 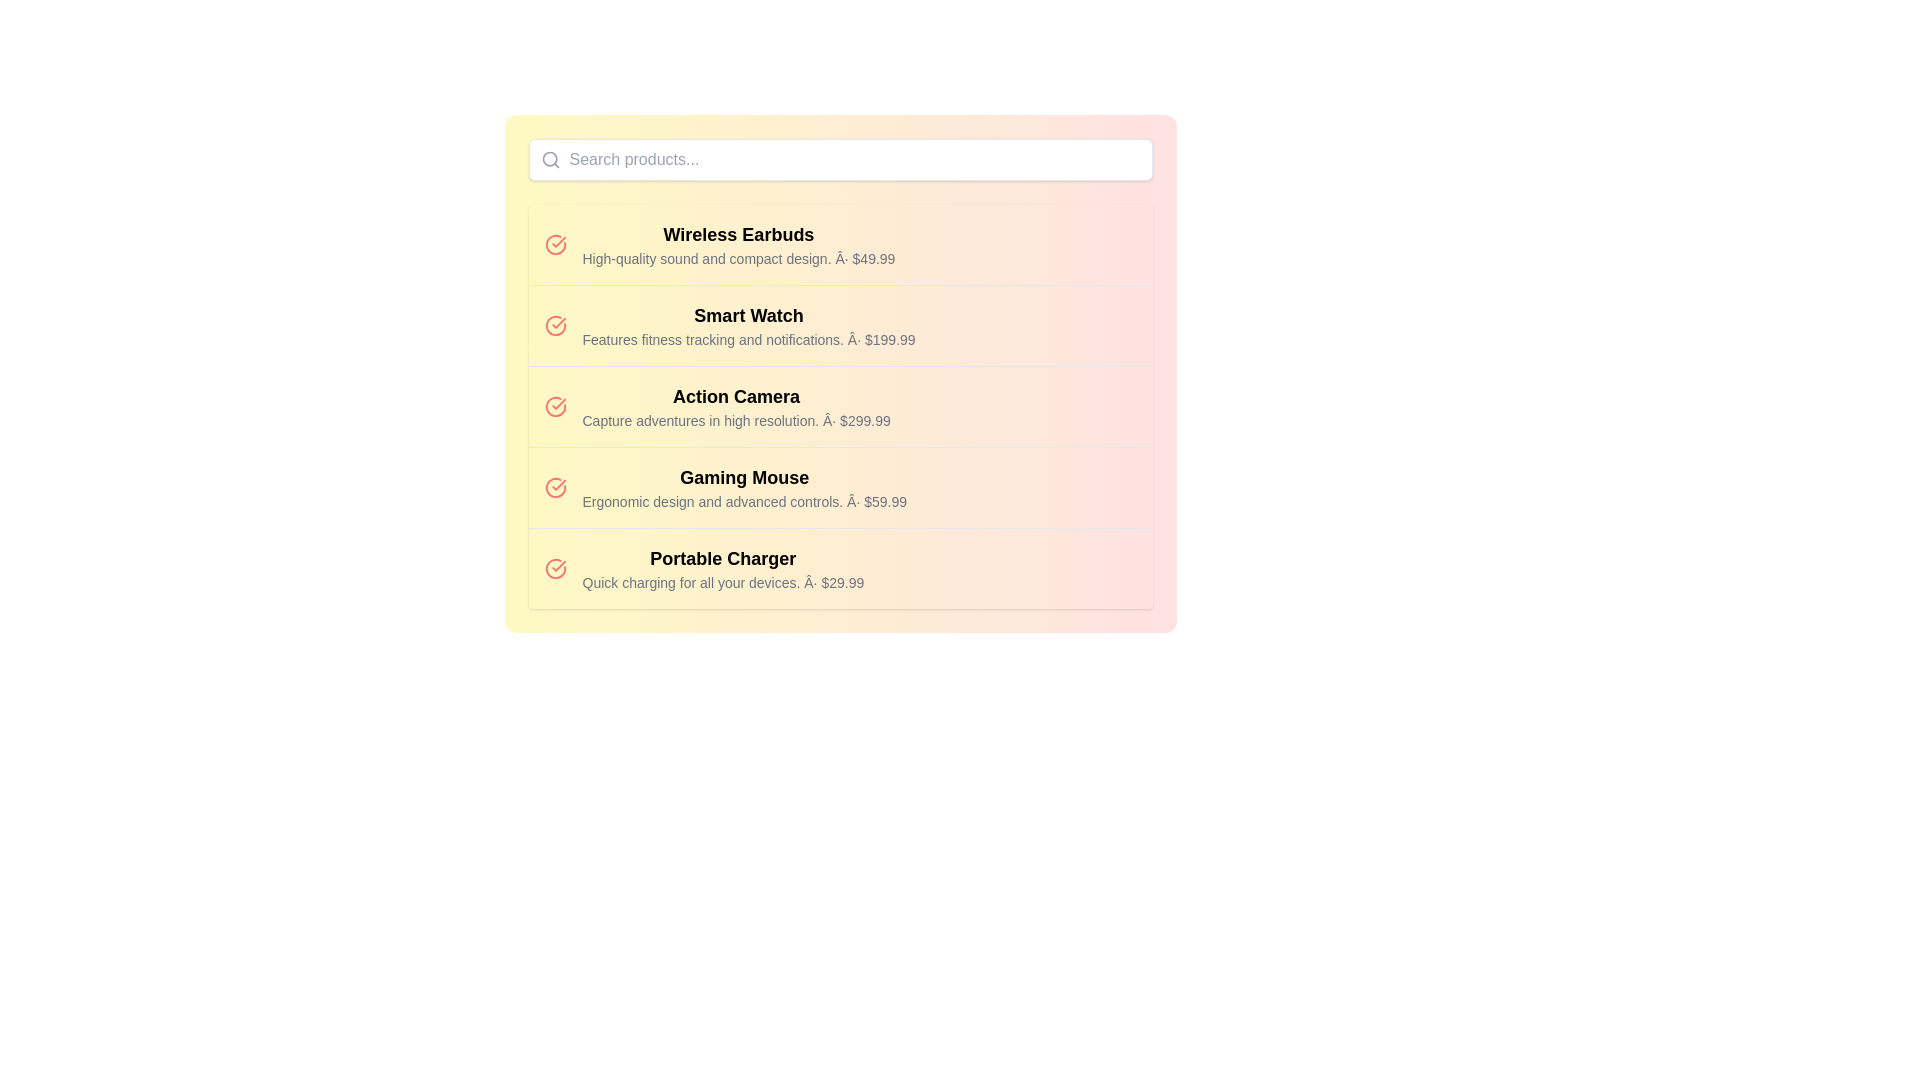 What do you see at coordinates (743, 478) in the screenshot?
I see `the text label displaying 'Gaming Mouse', which is styled in bold and larger font, positioned in the center-left part of the interface` at bounding box center [743, 478].